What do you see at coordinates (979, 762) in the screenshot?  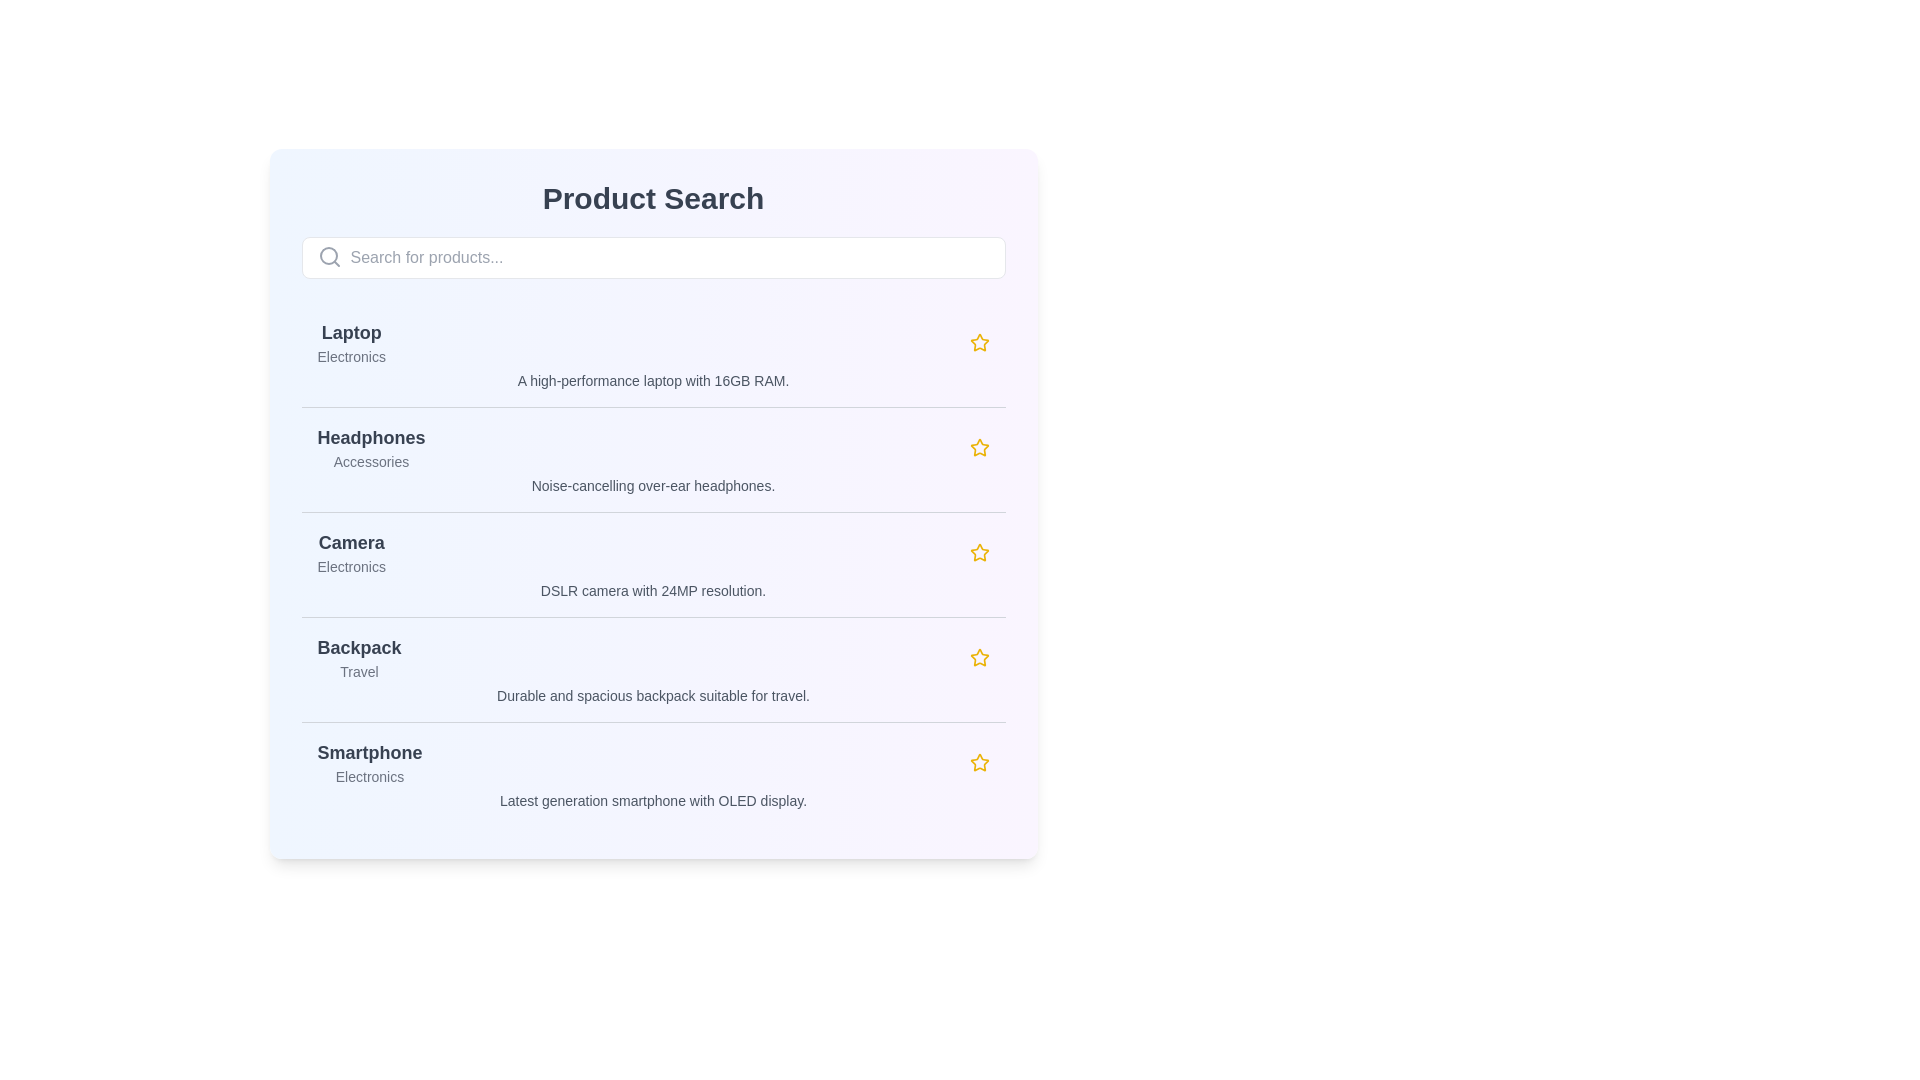 I see `the yellow five-pointed star icon at the right end of the 'Smartphone' item row to mark it as a favorite` at bounding box center [979, 762].